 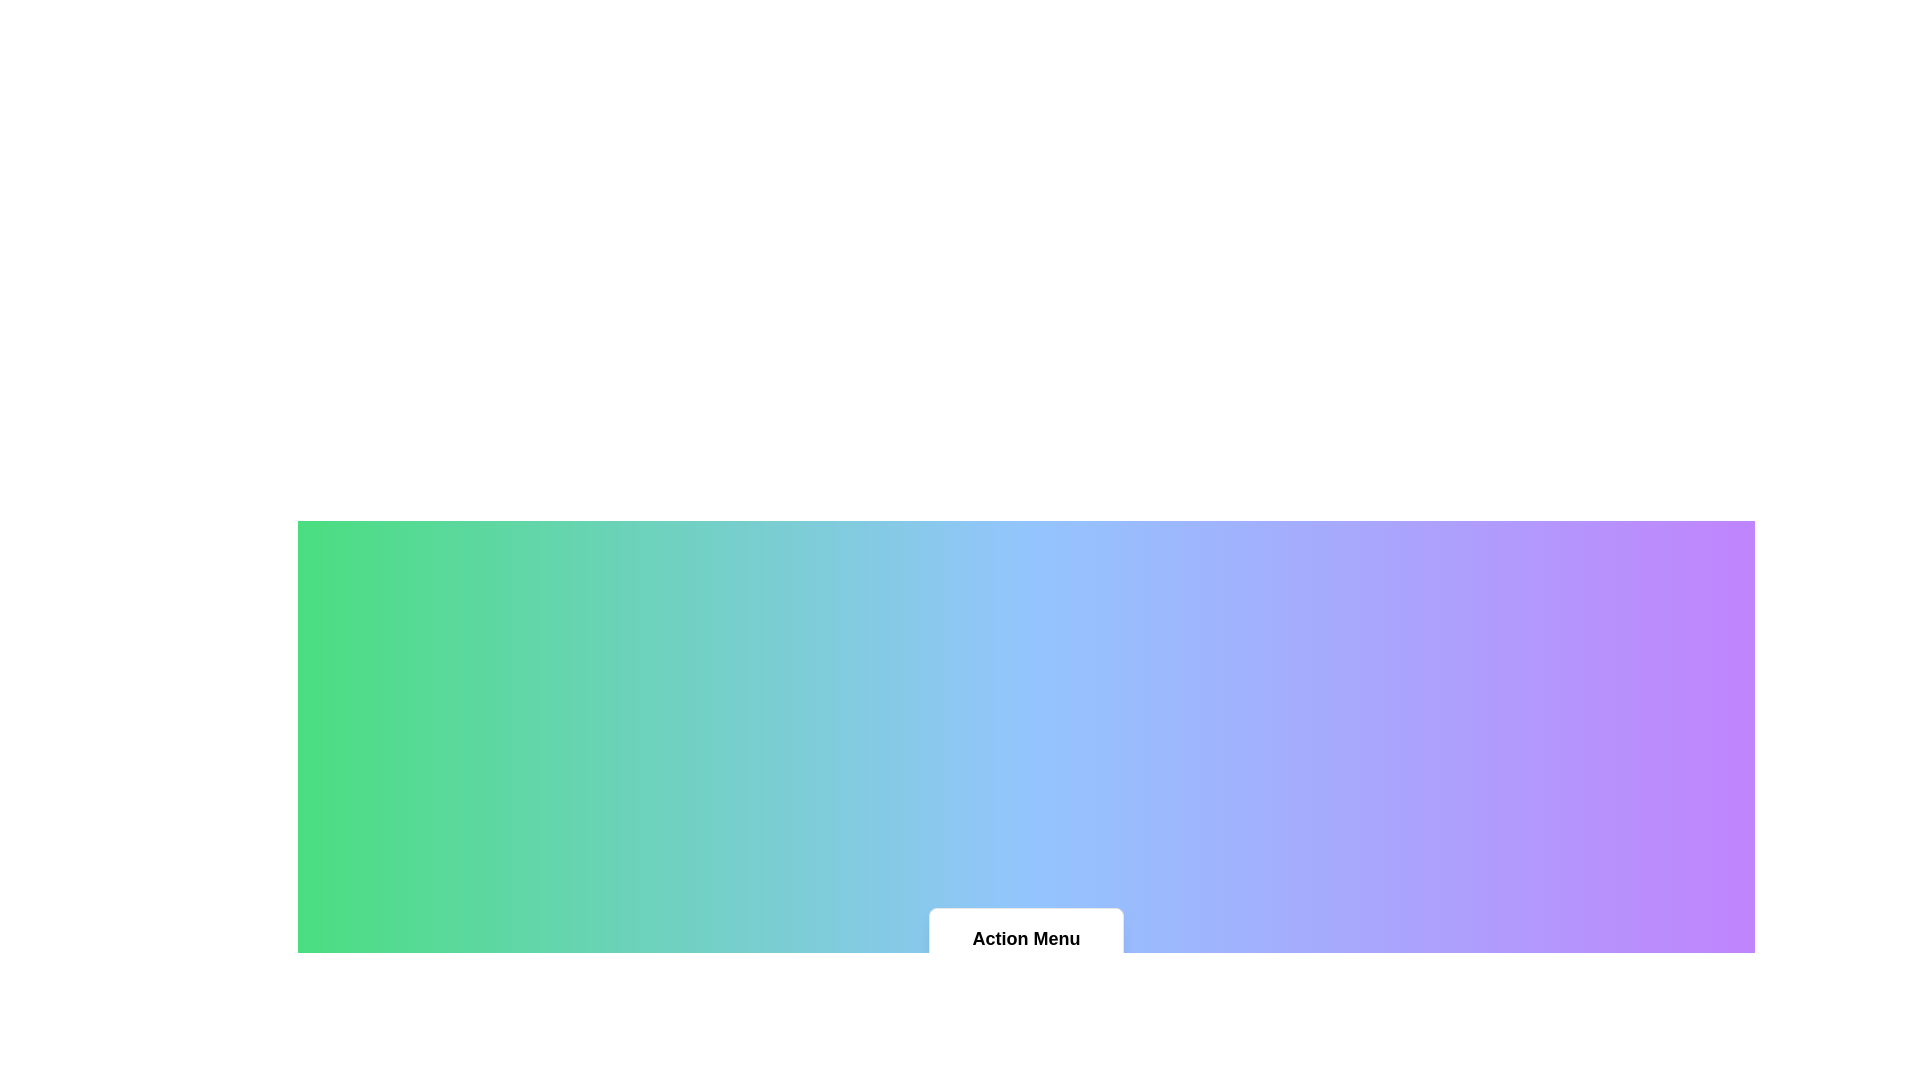 I want to click on the Home from the context menu, so click(x=1026, y=983).